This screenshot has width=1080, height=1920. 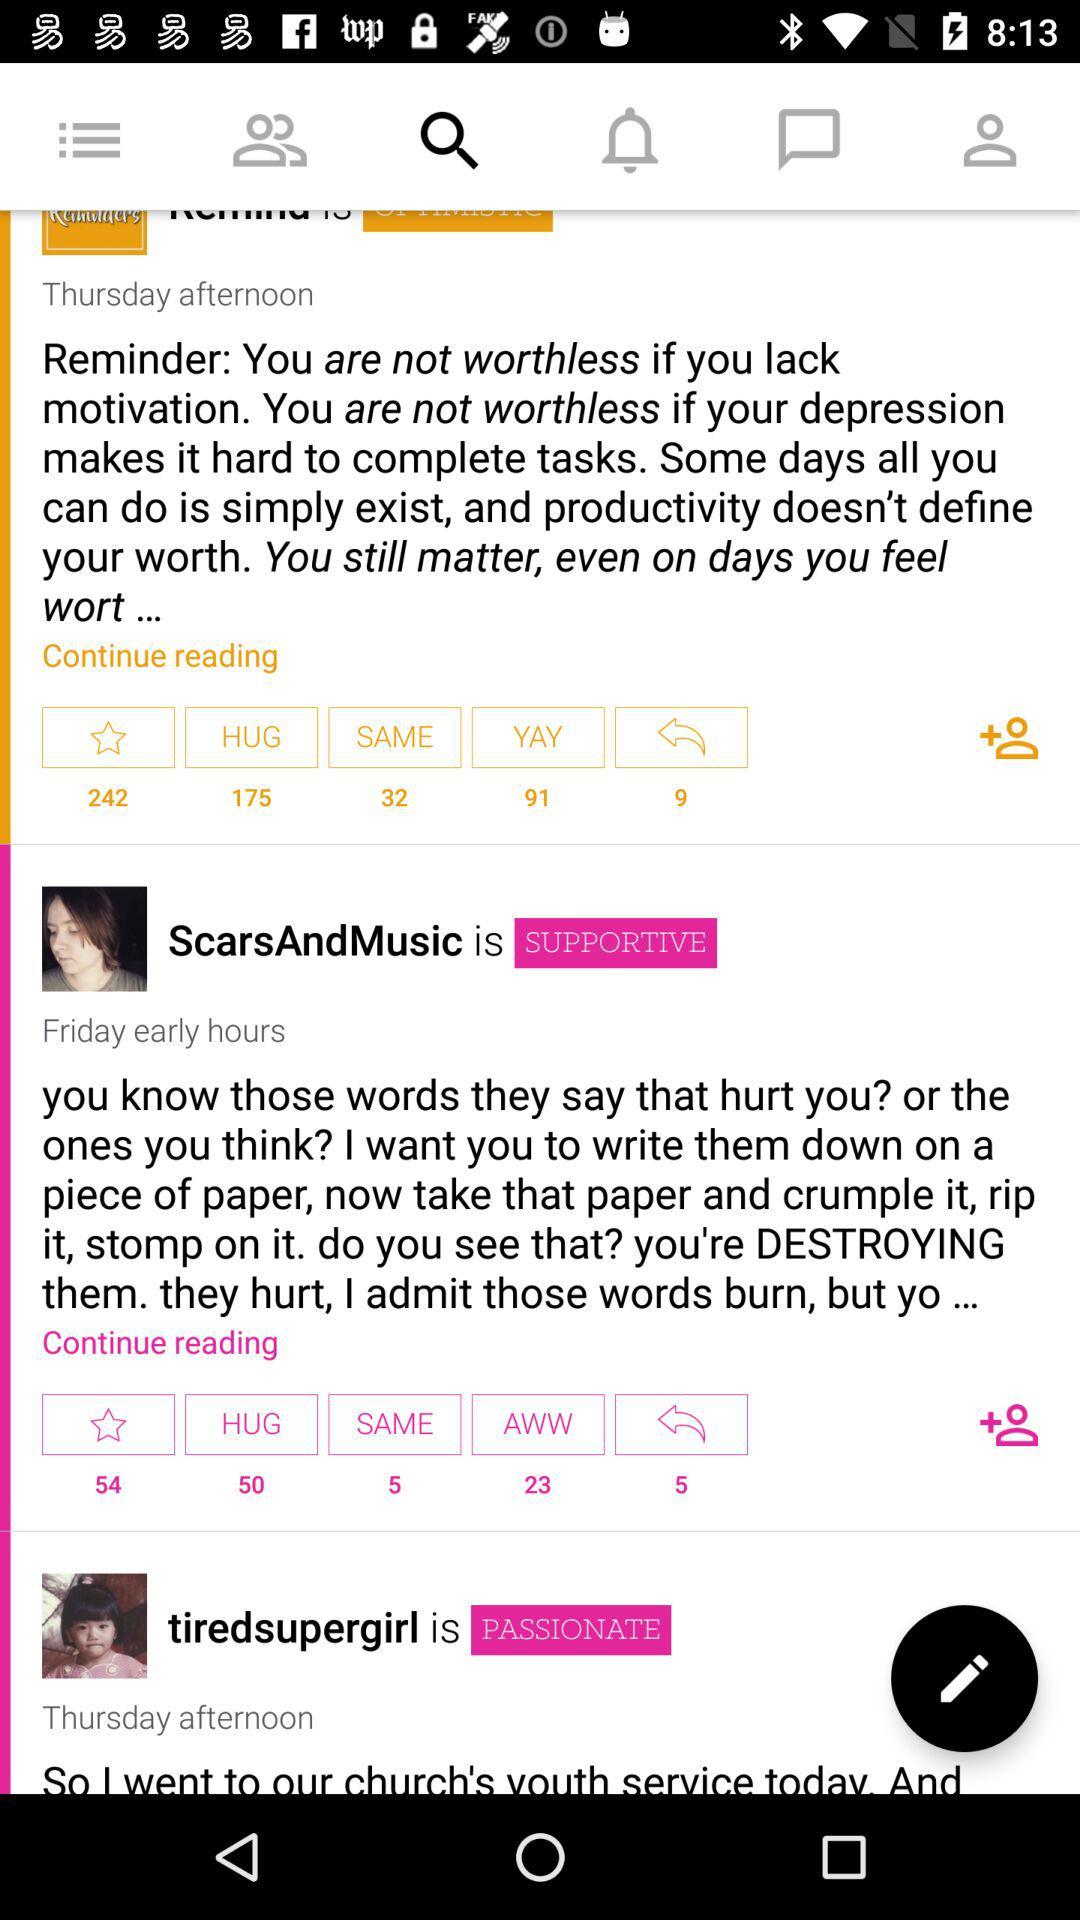 What do you see at coordinates (108, 1423) in the screenshot?
I see `star this post` at bounding box center [108, 1423].